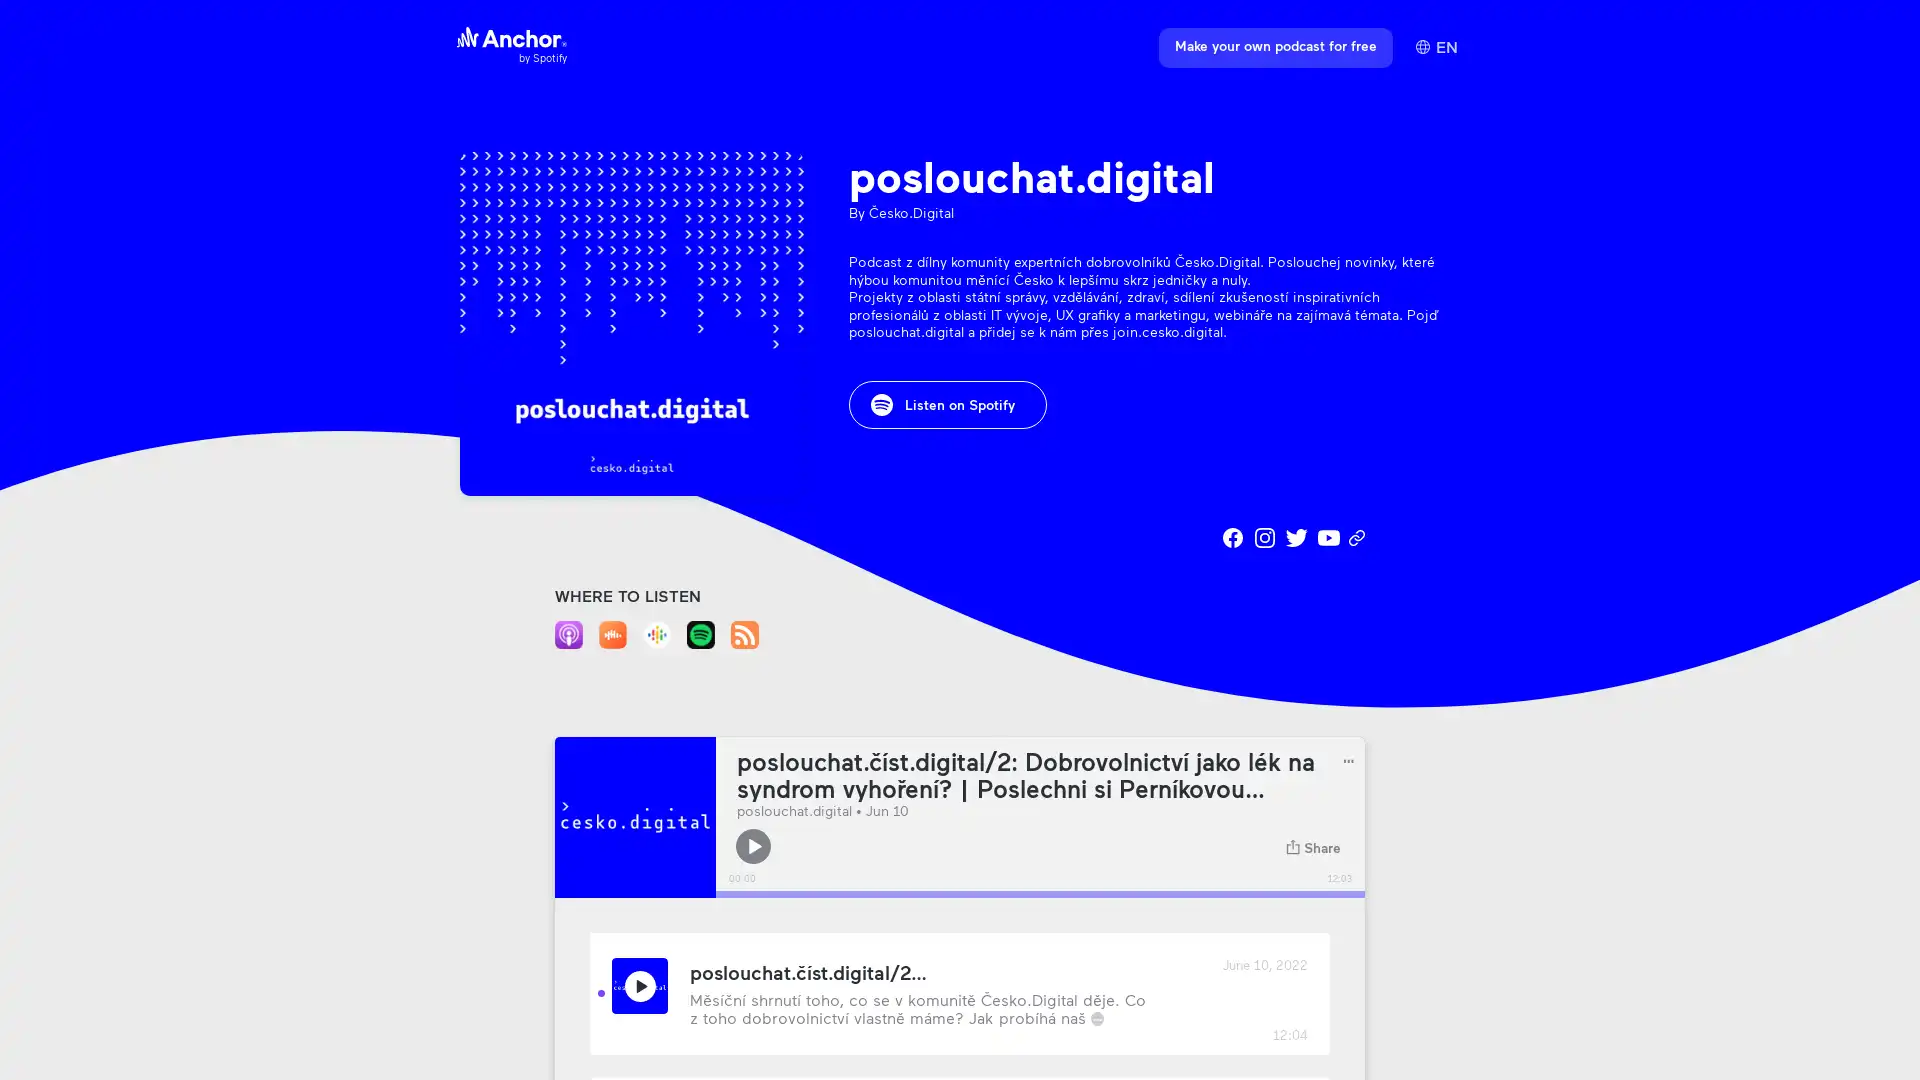 This screenshot has height=1080, width=1920. Describe the element at coordinates (1435, 46) in the screenshot. I see `Globe Icon EN` at that location.